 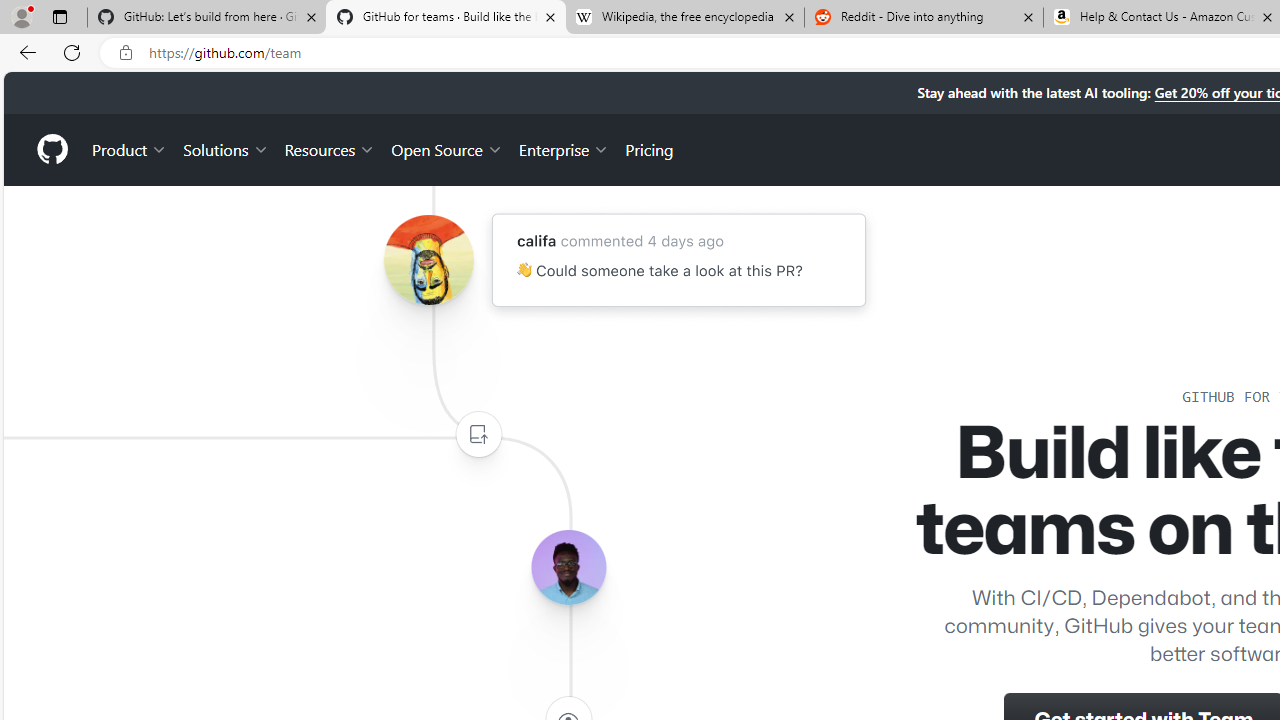 What do you see at coordinates (427, 259) in the screenshot?
I see `'Avatar of the user califa'` at bounding box center [427, 259].